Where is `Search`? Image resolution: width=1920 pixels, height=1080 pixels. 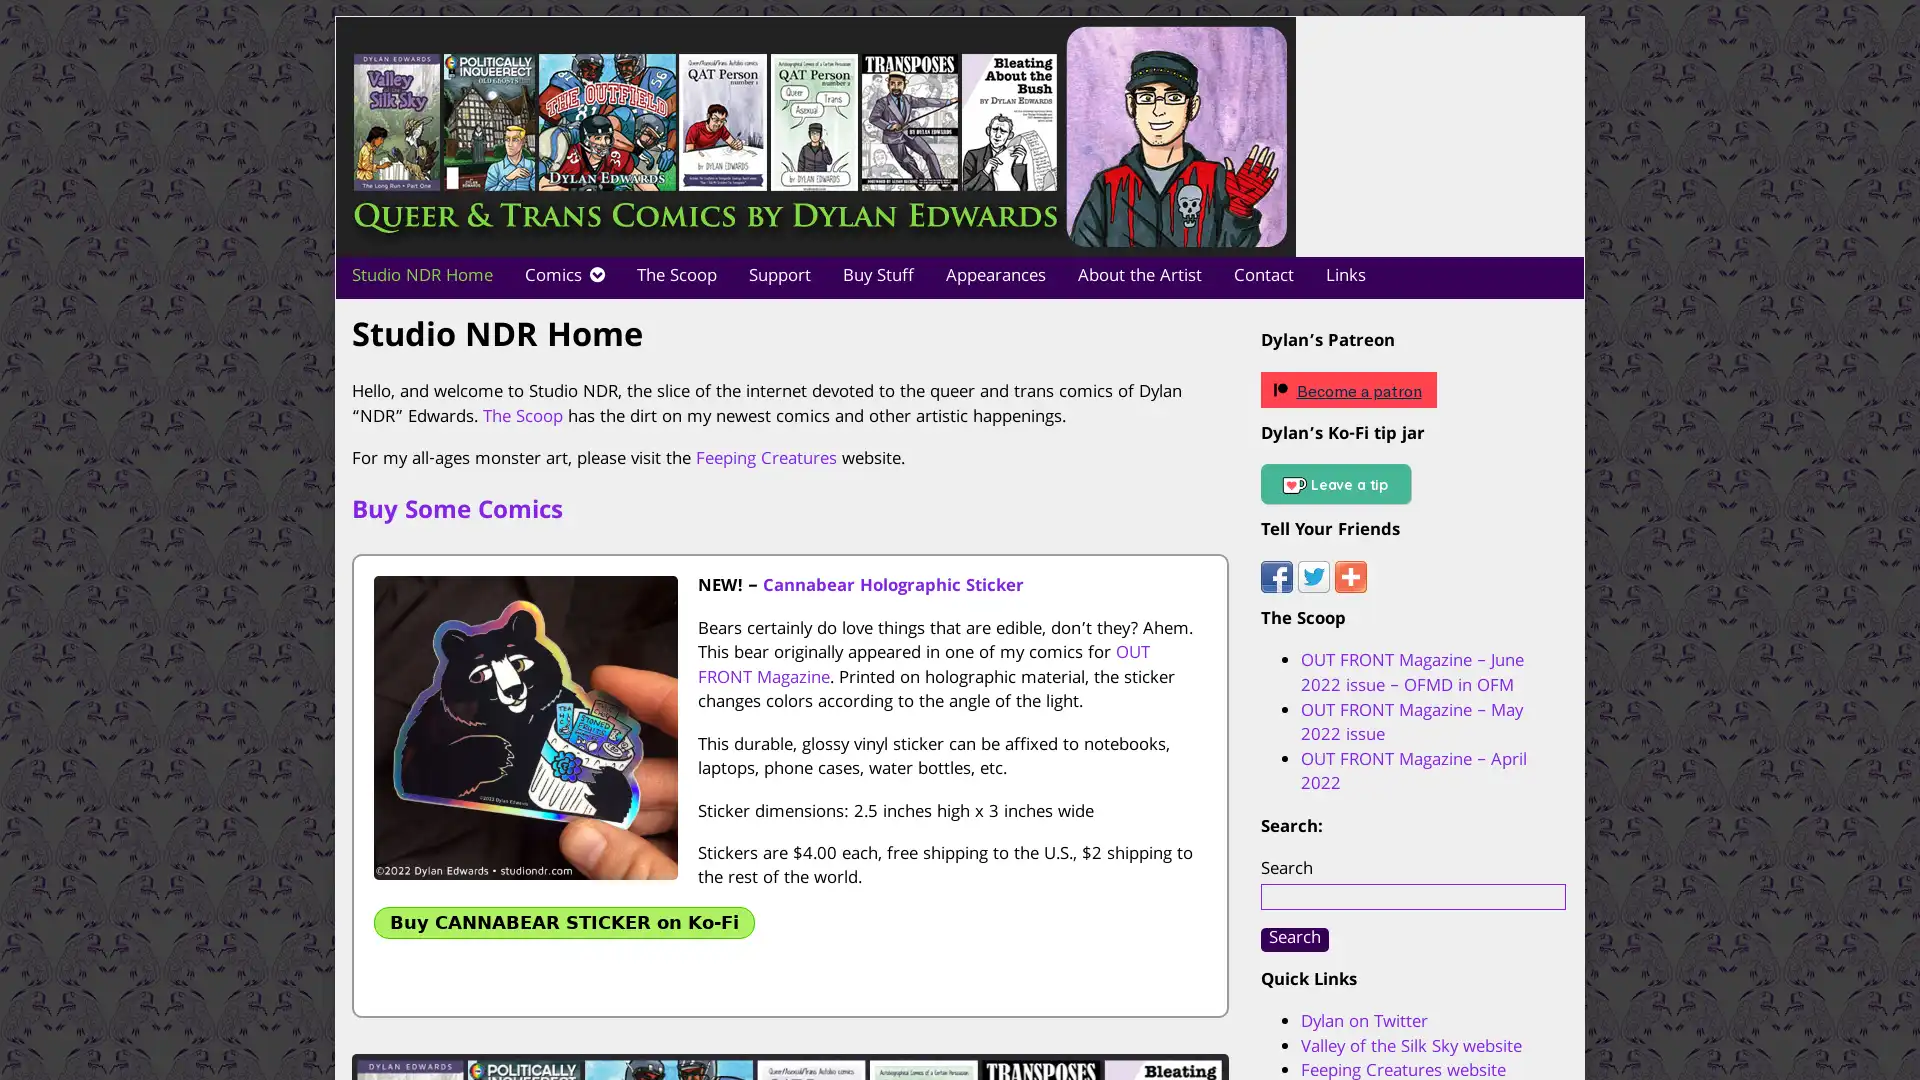
Search is located at coordinates (1295, 939).